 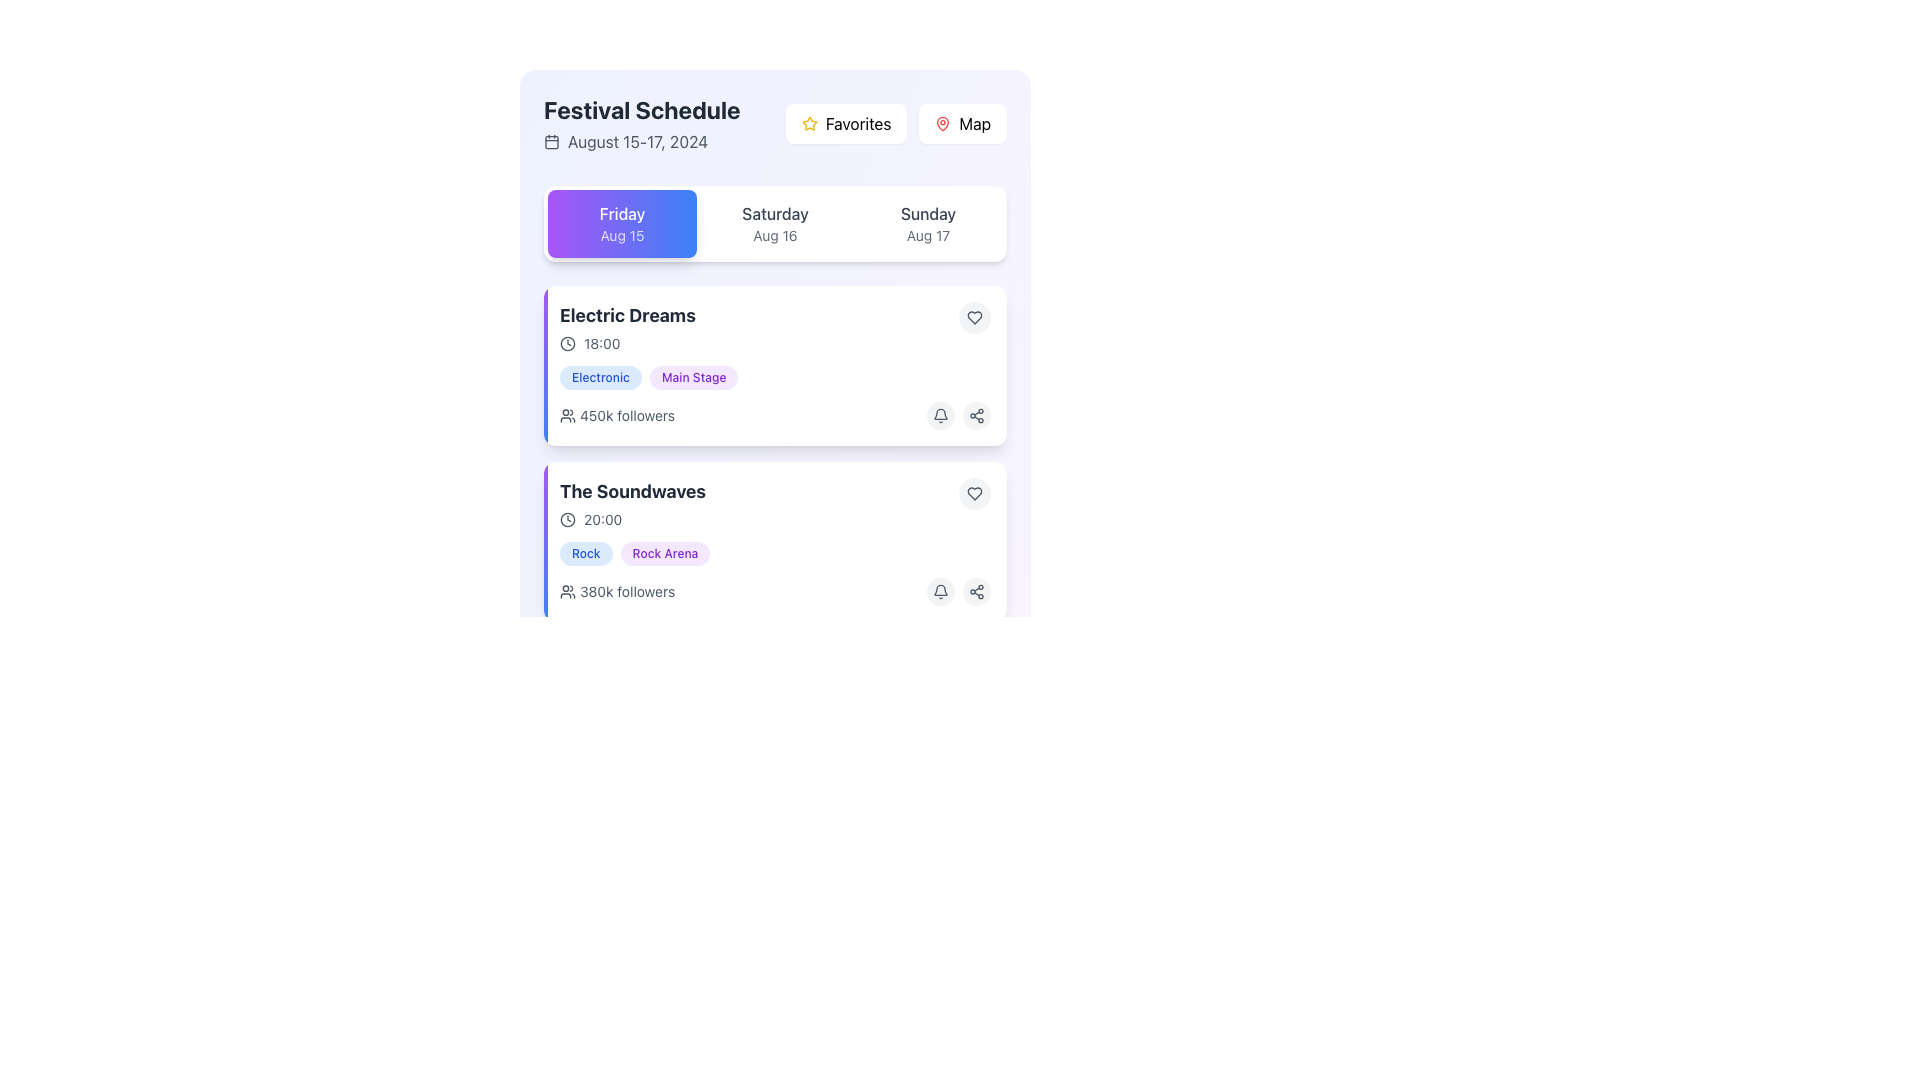 I want to click on the circular shape outlined within the clock icon that accompanies the time '18:00' next to 'Electric Dreams' in the list of scheduled events, so click(x=566, y=342).